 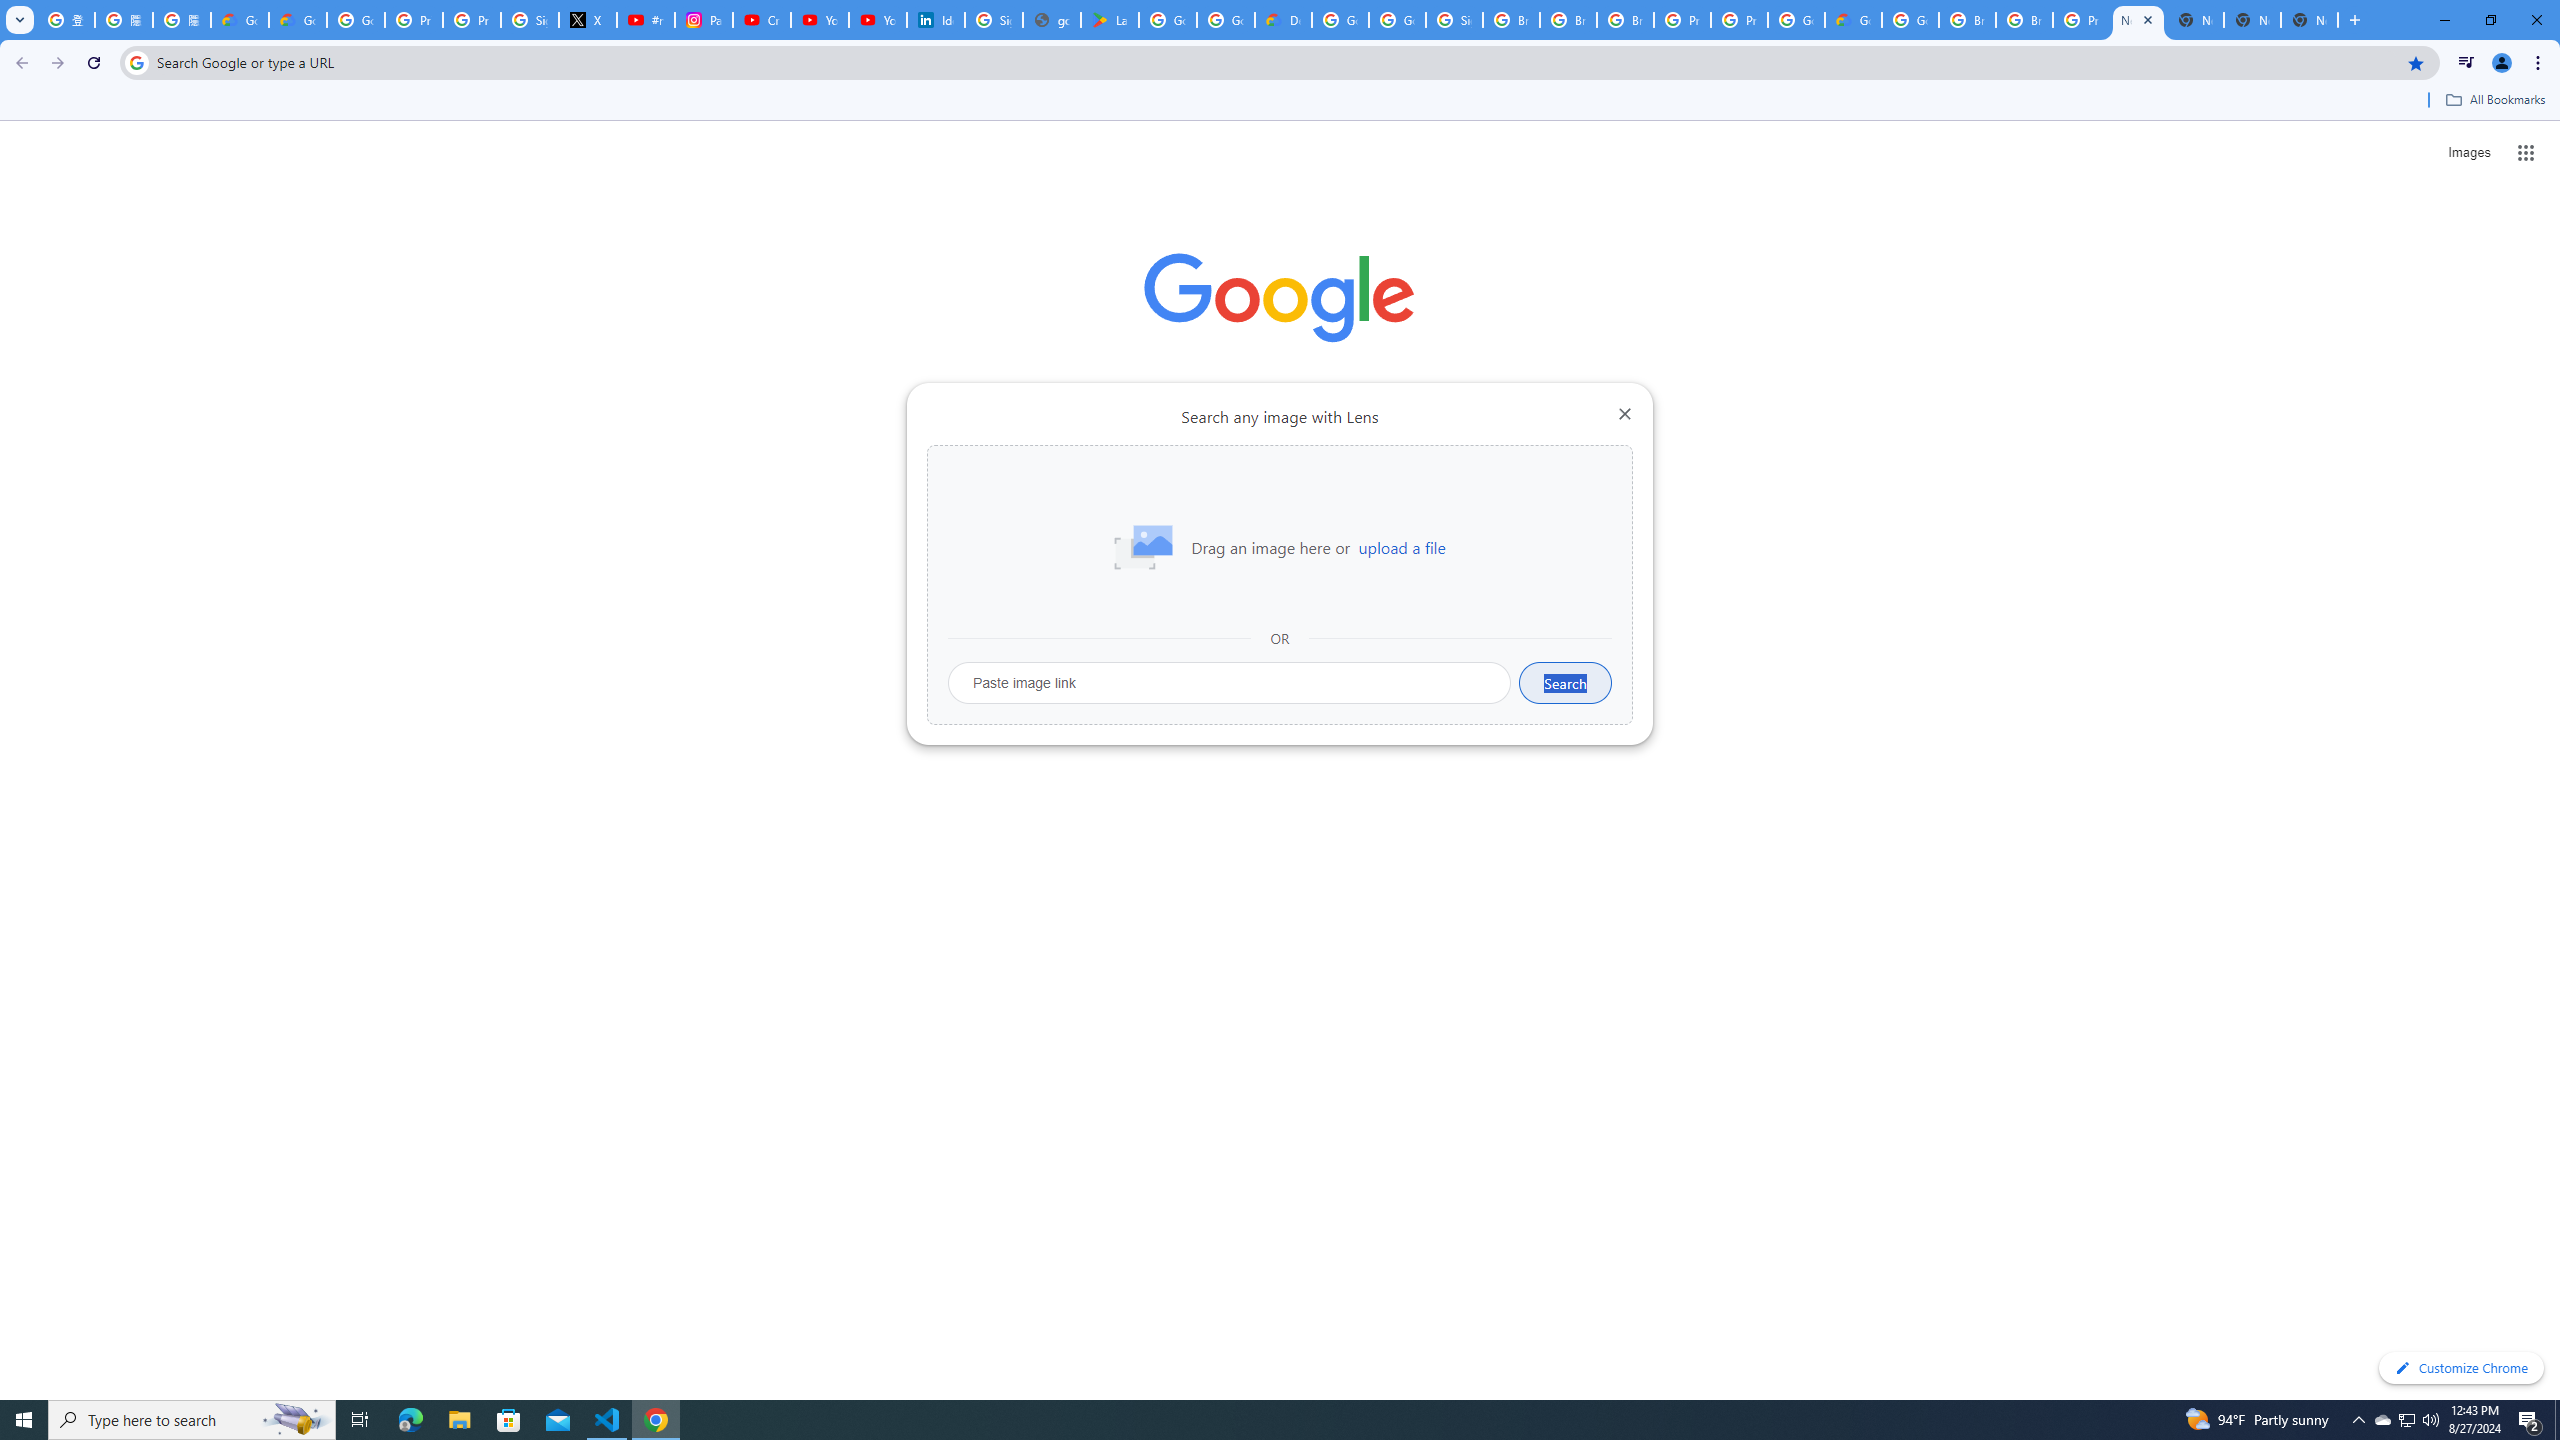 I want to click on 'upload a file', so click(x=1401, y=547).